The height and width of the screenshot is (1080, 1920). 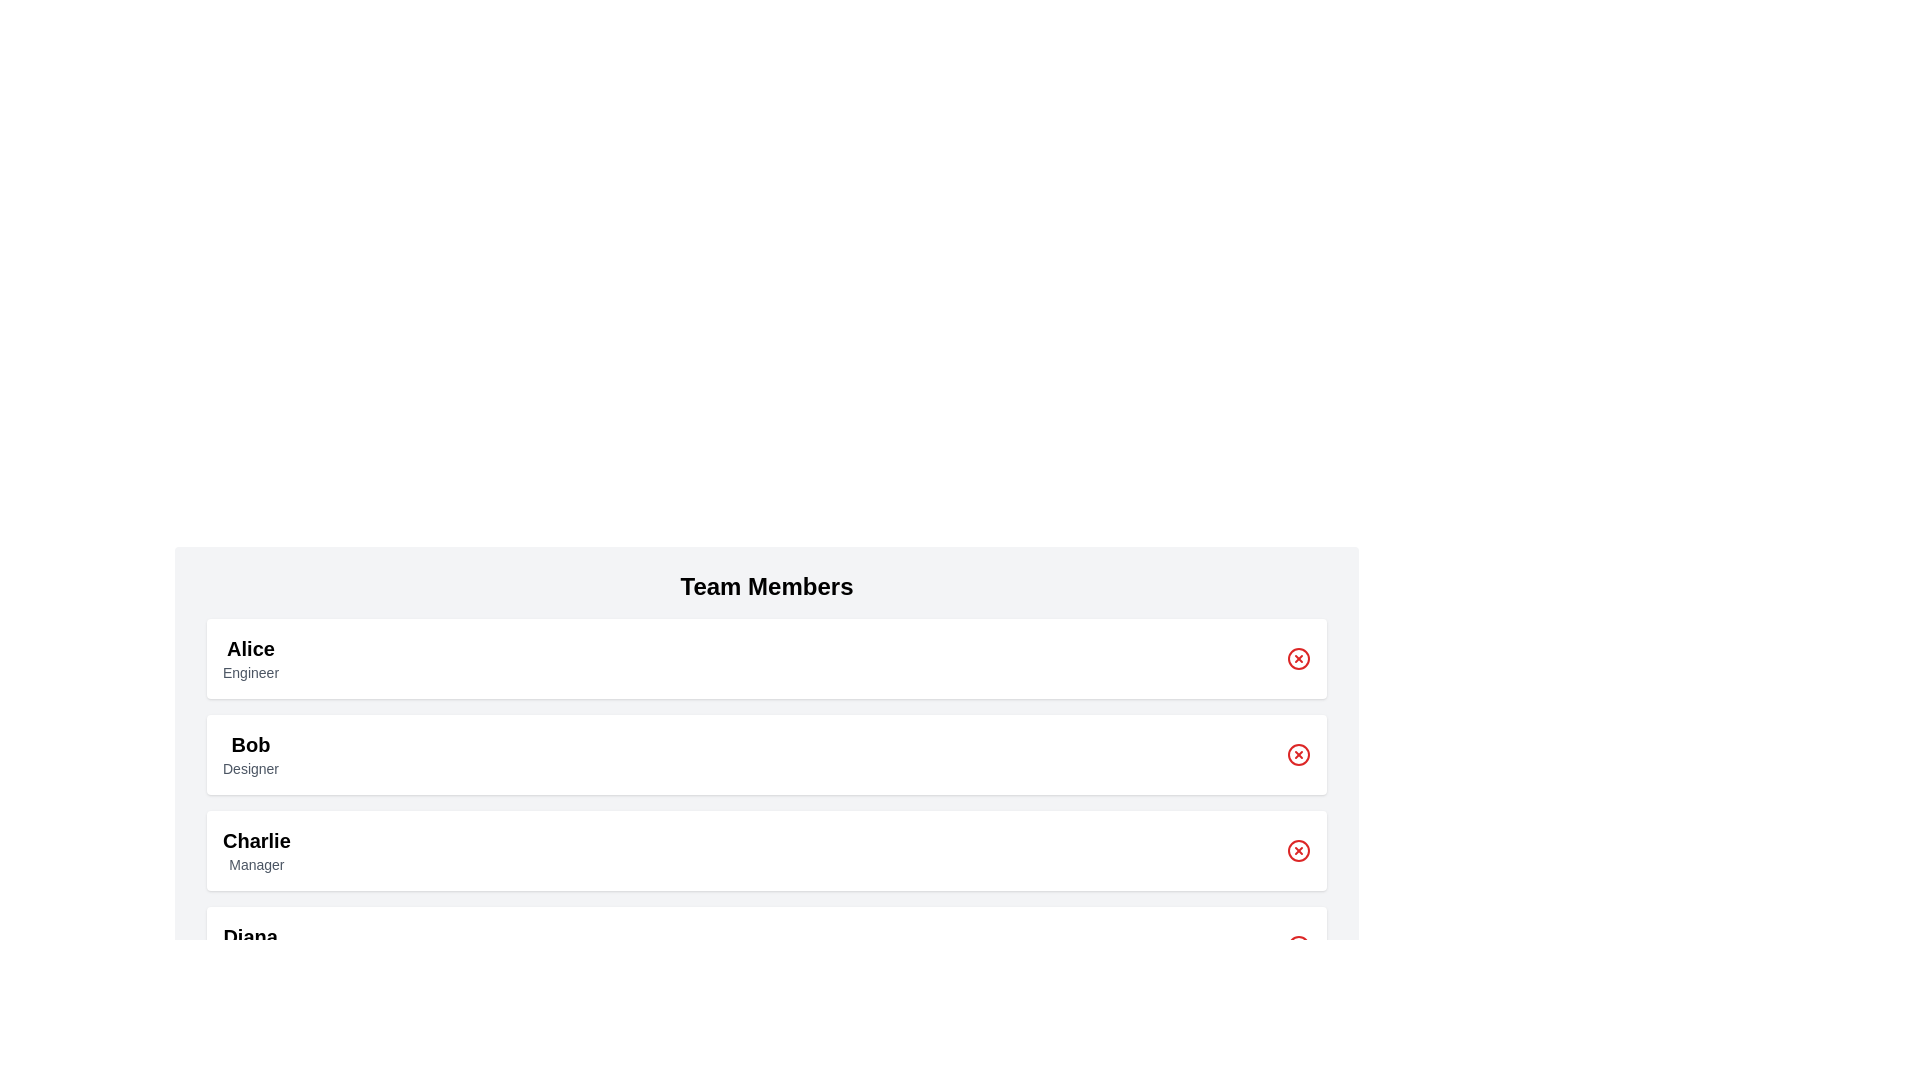 What do you see at coordinates (249, 767) in the screenshot?
I see `the text label that displays the job title or role of 'Bob'` at bounding box center [249, 767].